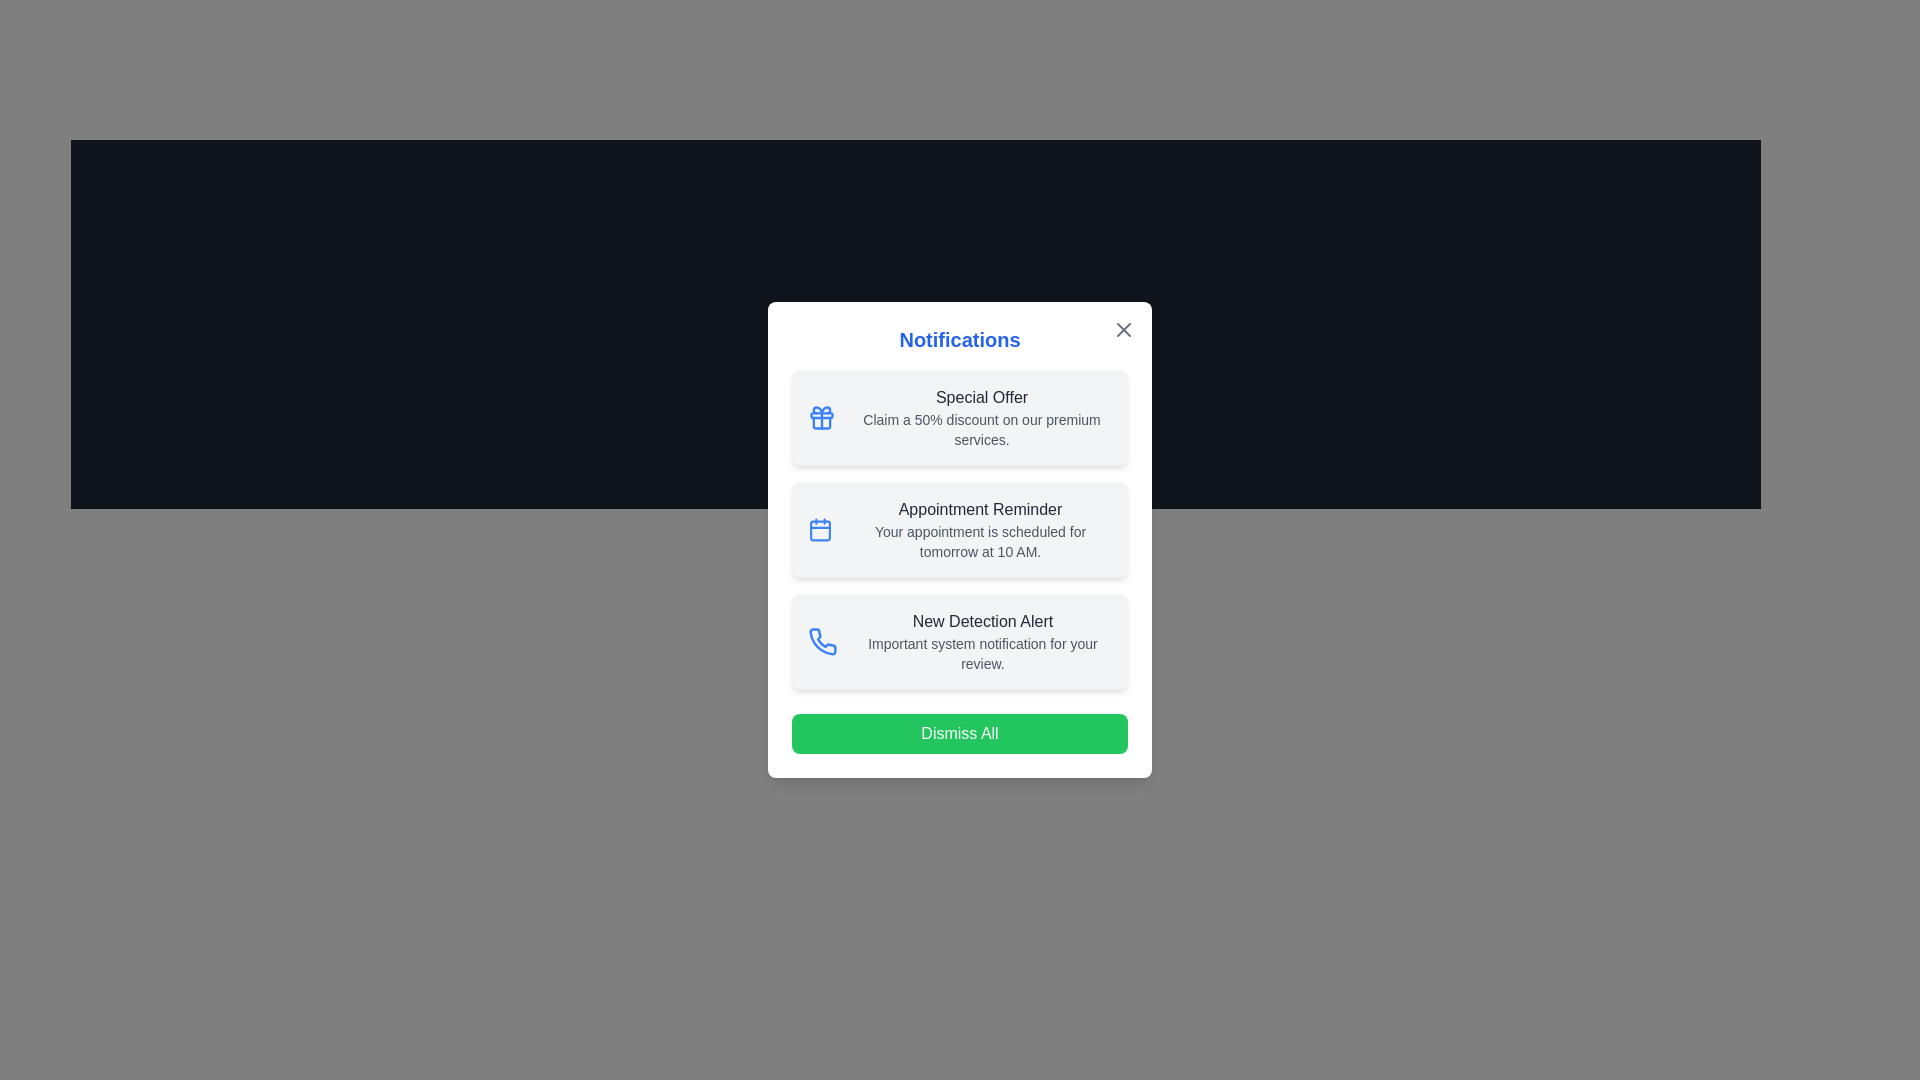 Image resolution: width=1920 pixels, height=1080 pixels. Describe the element at coordinates (982, 416) in the screenshot. I see `promotional message from the Static text block that conveys a 50% discount on premium services, located in the first notification card above the 'Appointment Reminder' card` at that location.